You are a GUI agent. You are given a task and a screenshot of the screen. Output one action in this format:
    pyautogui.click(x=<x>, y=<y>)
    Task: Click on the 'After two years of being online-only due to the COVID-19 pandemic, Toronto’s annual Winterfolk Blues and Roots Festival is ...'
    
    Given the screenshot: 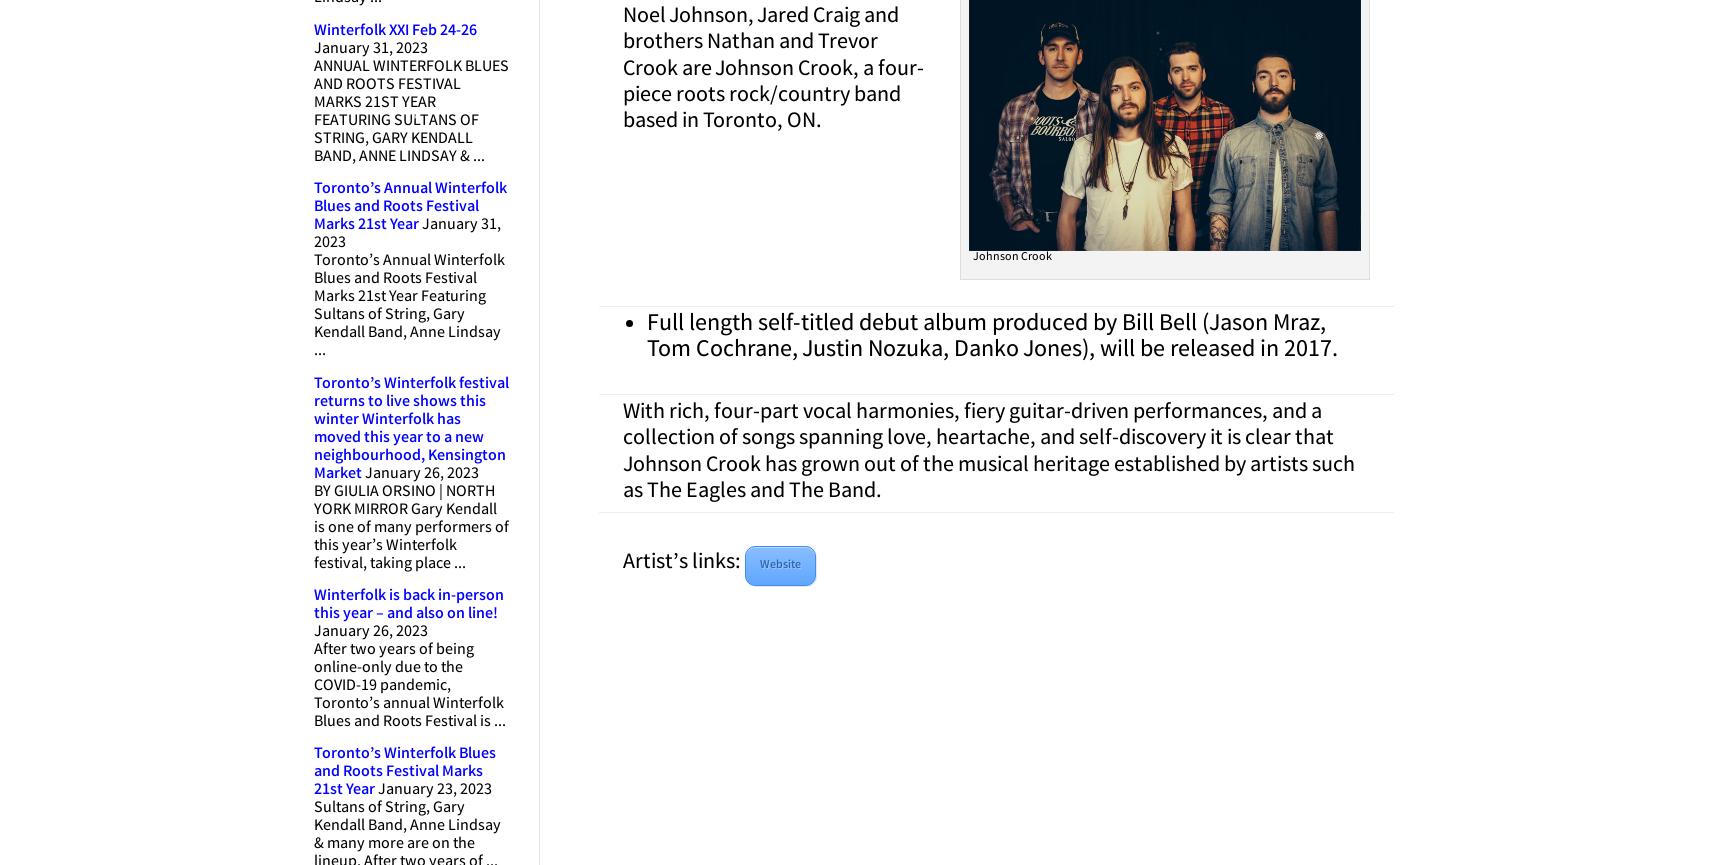 What is the action you would take?
    pyautogui.click(x=312, y=686)
    